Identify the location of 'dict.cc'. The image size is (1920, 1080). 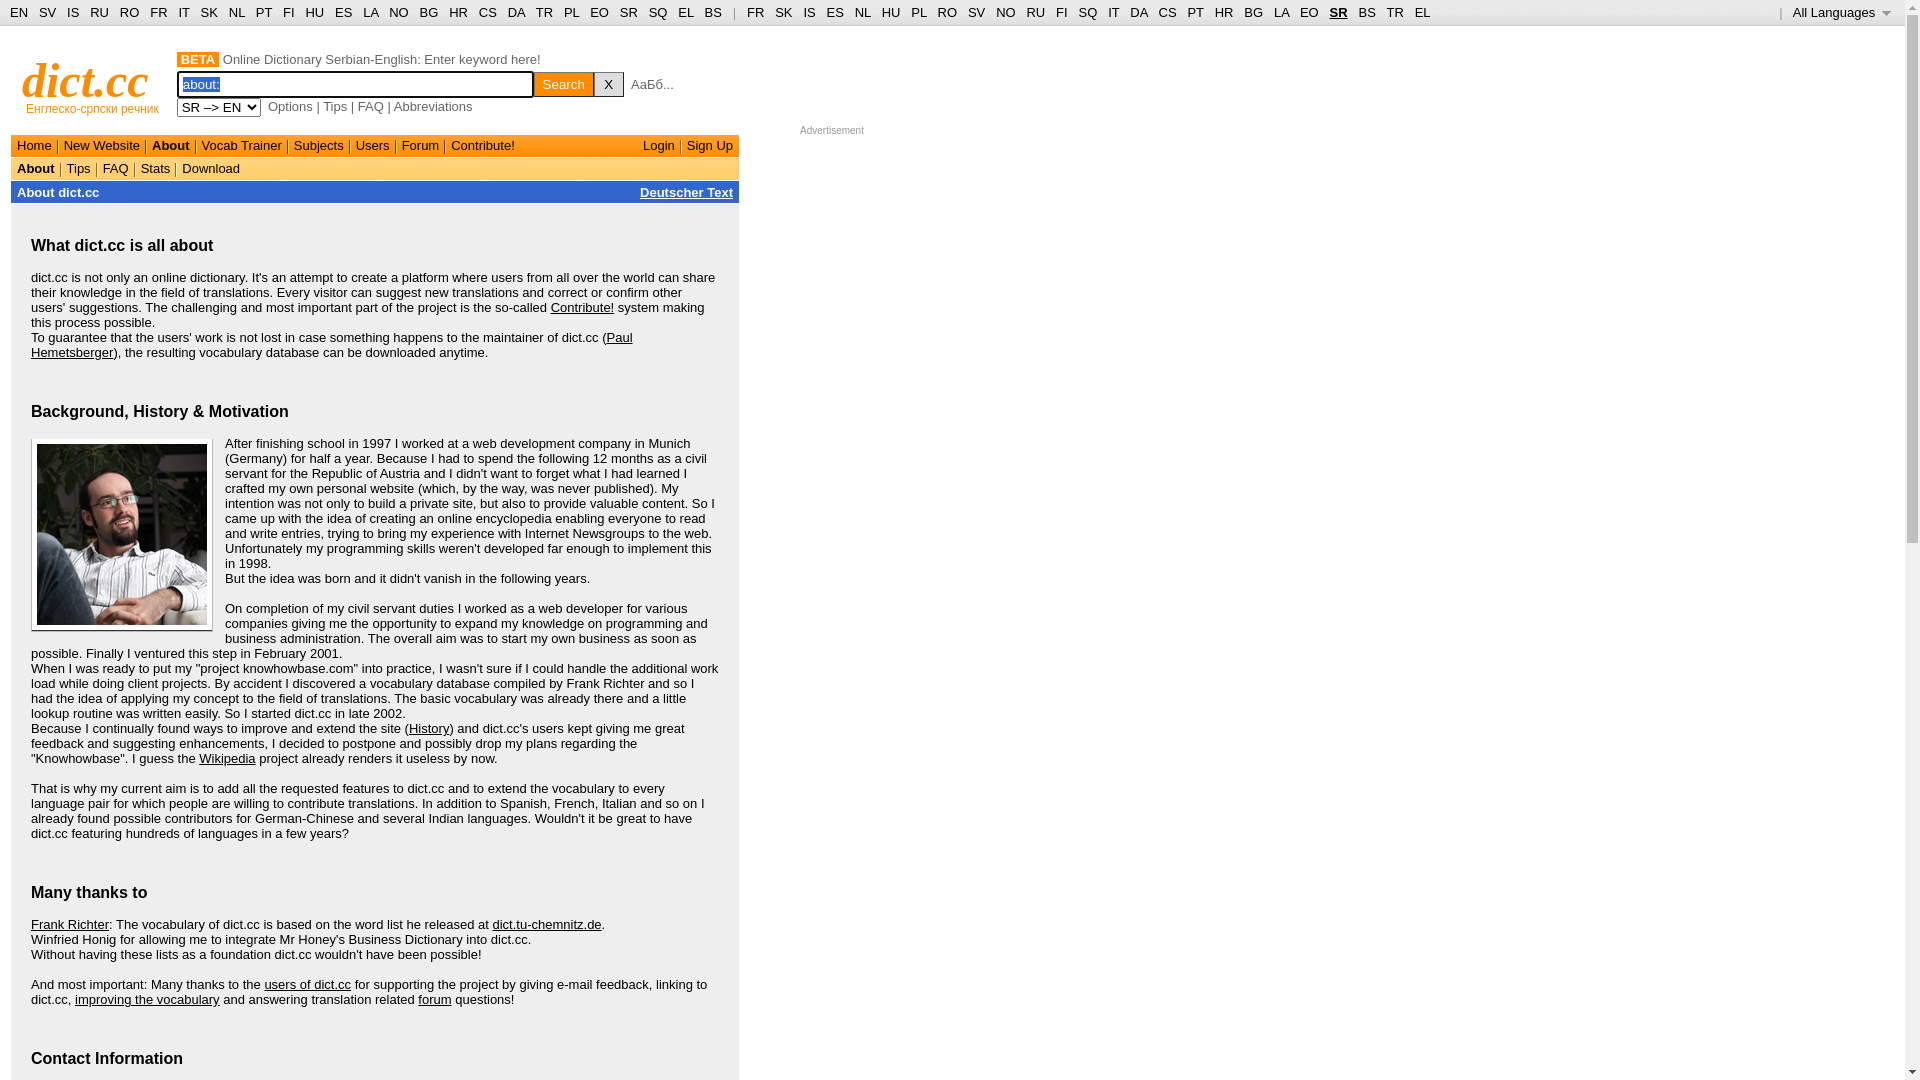
(84, 79).